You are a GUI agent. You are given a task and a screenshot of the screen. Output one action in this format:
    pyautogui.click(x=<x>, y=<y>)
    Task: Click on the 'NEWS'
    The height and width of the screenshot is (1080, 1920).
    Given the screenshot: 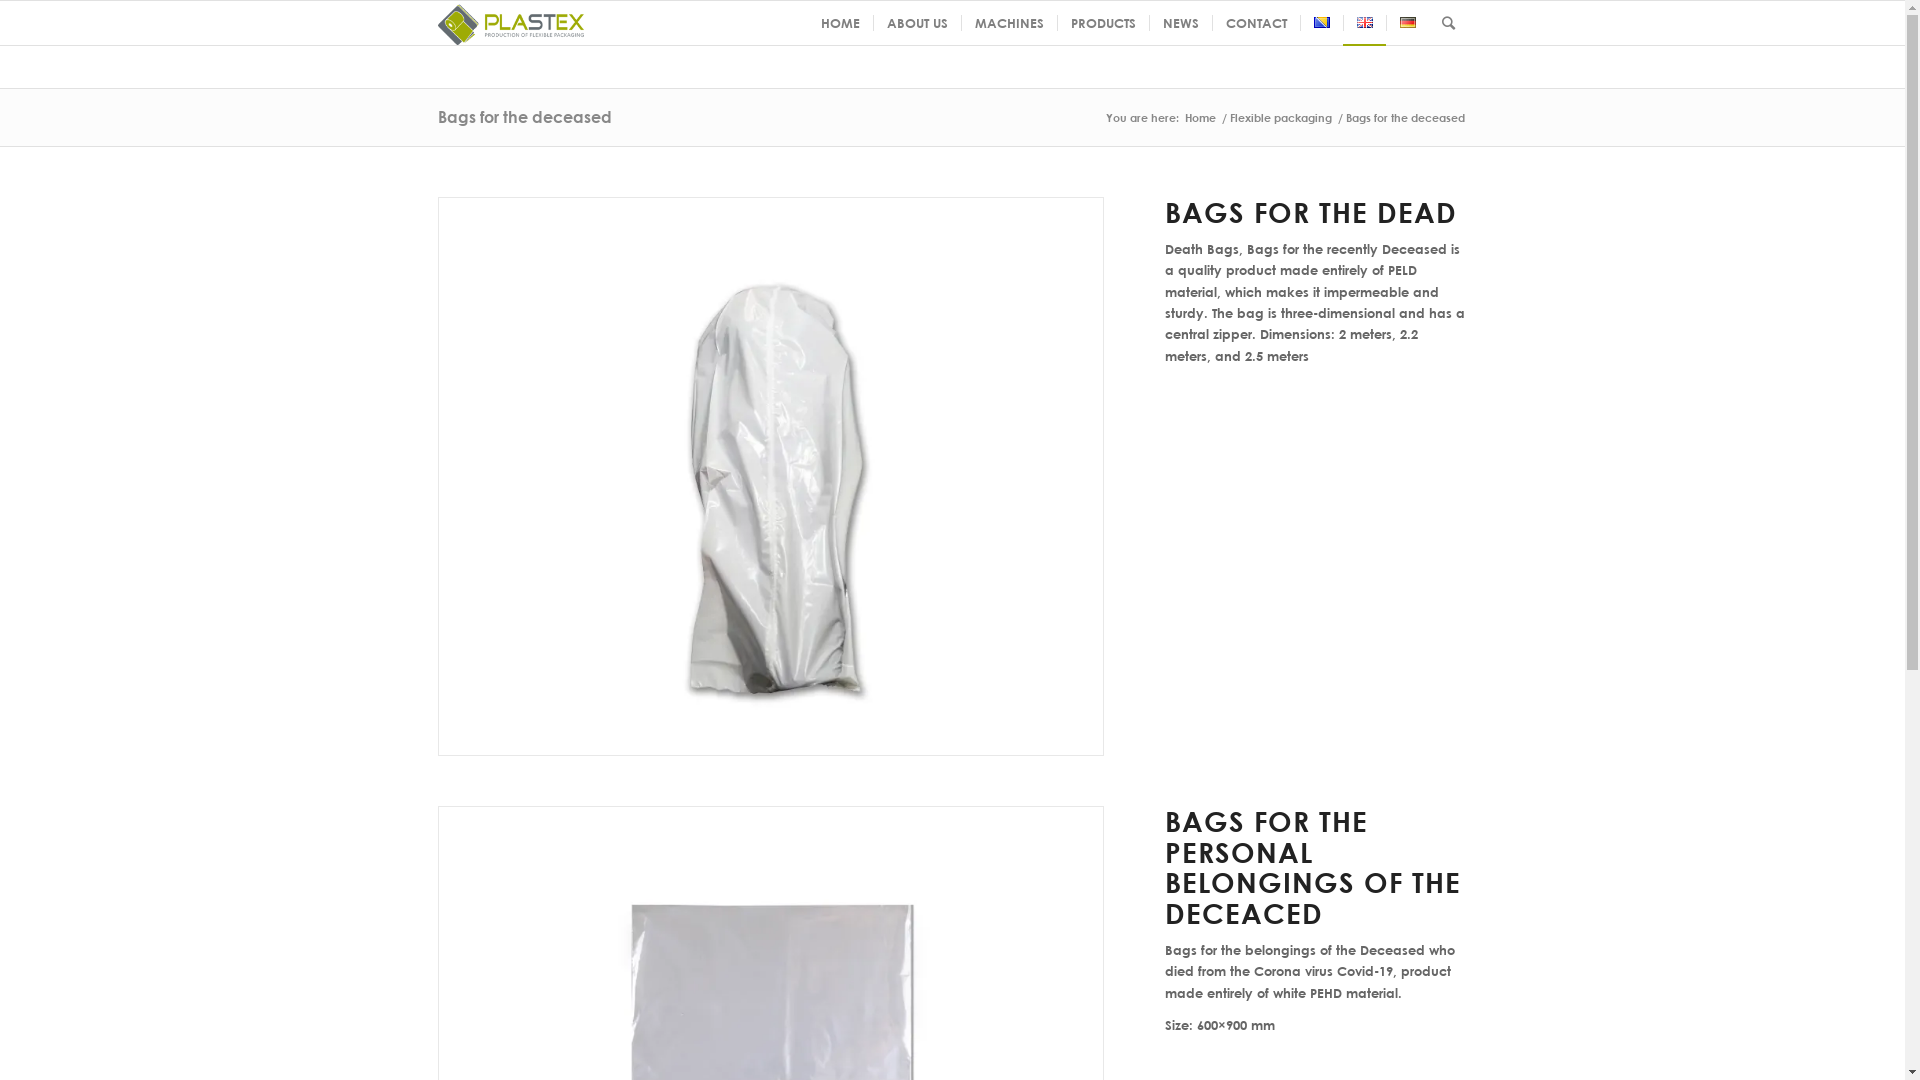 What is the action you would take?
    pyautogui.click(x=1179, y=23)
    